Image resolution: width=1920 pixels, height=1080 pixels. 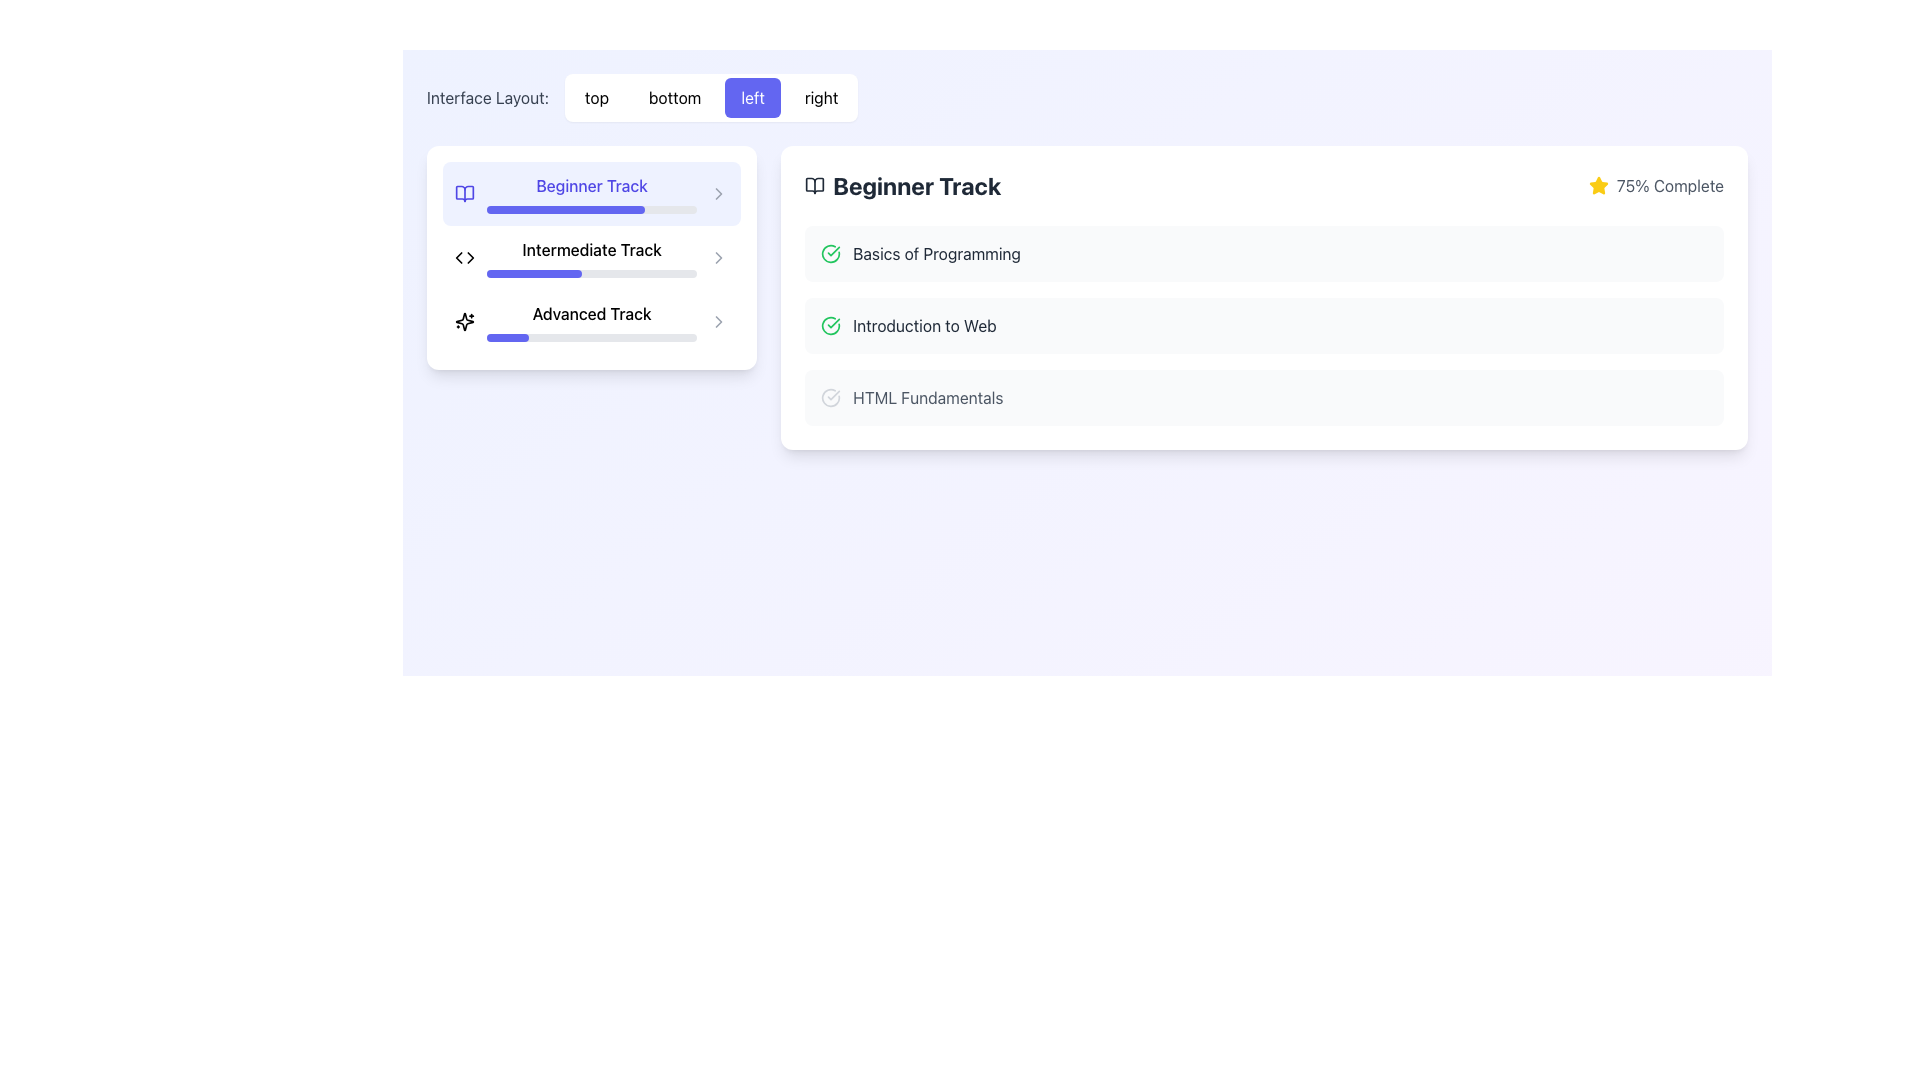 I want to click on text label displaying 'Introduction to Web' which is styled in dark gray and located in the 'Beginner Track' list, positioned to the right of a green checkmark icon, so click(x=924, y=325).